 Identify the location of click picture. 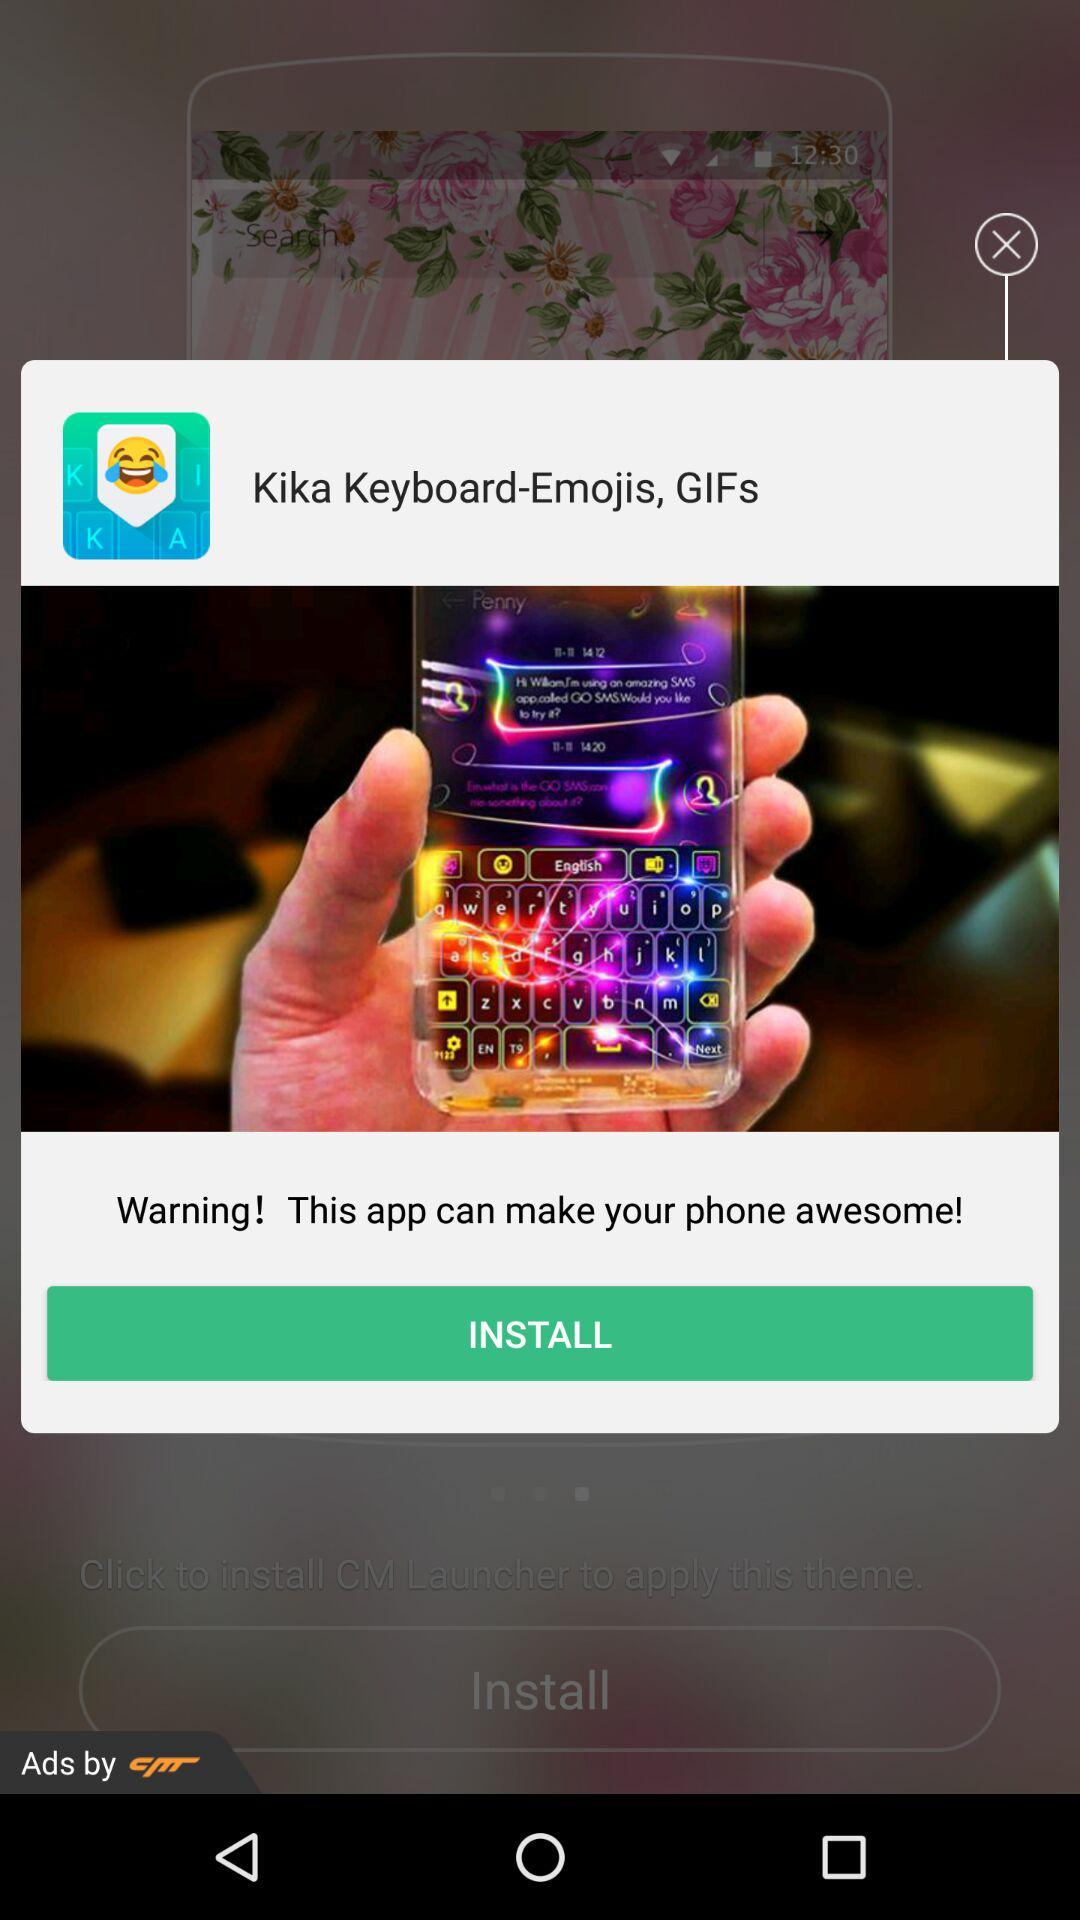
(540, 858).